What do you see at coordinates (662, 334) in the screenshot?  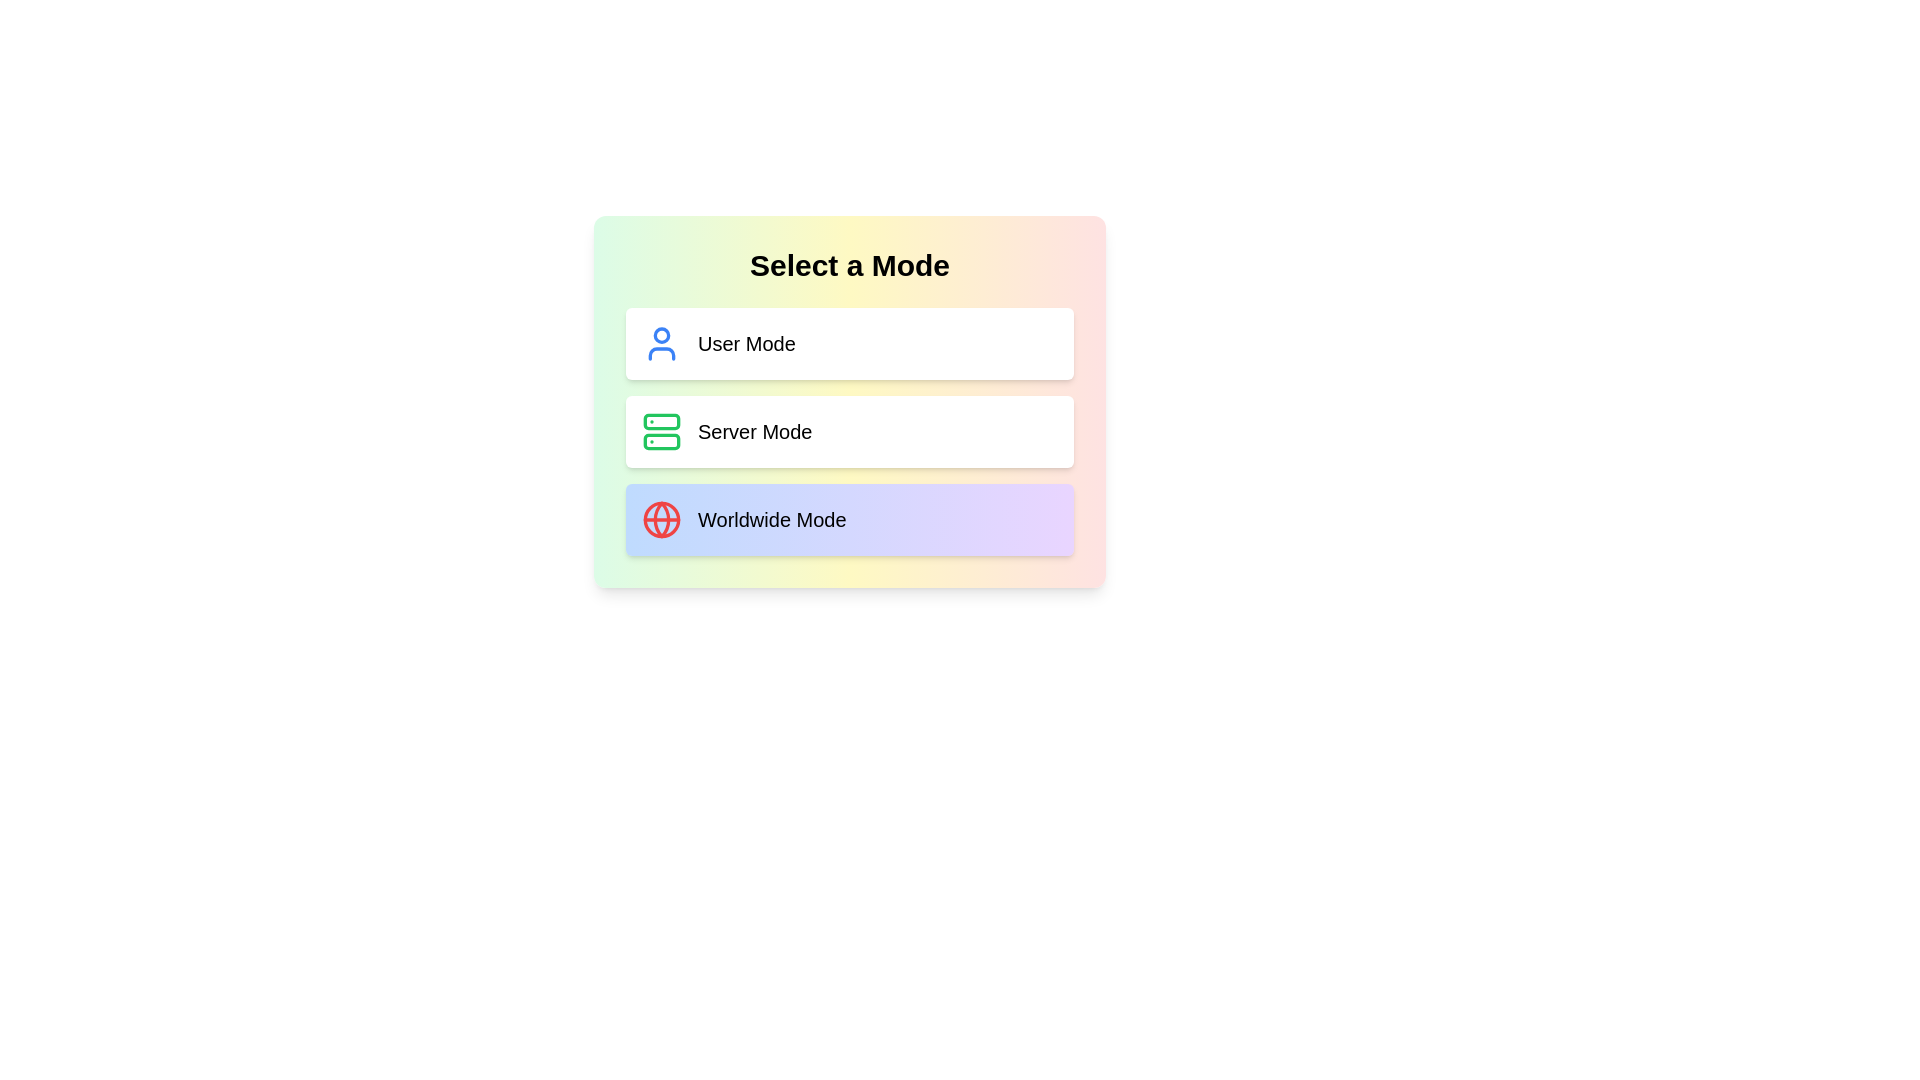 I see `the SVG Circle with a blue stroke and white fill, located centrally within the icon for 'User Mode' in the UI for information` at bounding box center [662, 334].